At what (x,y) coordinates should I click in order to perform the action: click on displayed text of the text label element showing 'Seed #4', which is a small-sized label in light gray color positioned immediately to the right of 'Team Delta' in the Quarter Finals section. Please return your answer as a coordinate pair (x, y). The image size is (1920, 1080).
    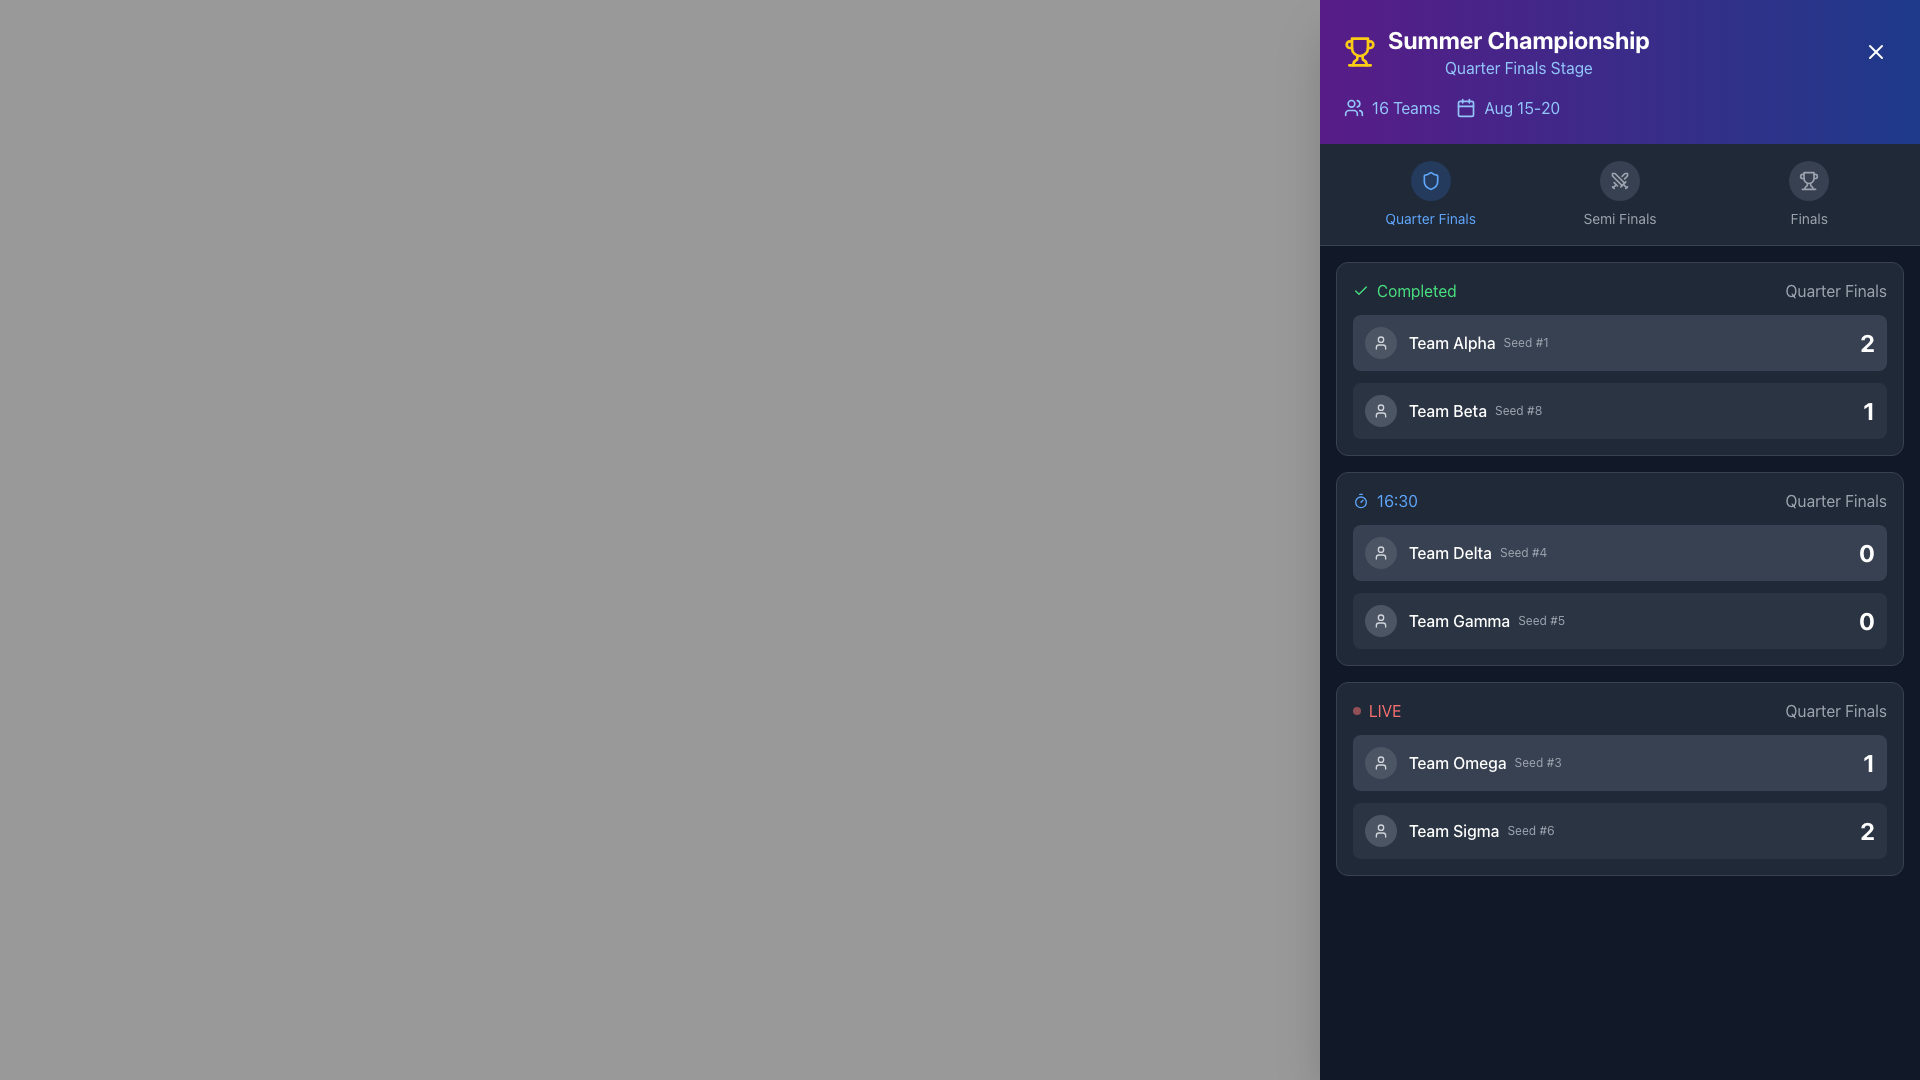
    Looking at the image, I should click on (1522, 552).